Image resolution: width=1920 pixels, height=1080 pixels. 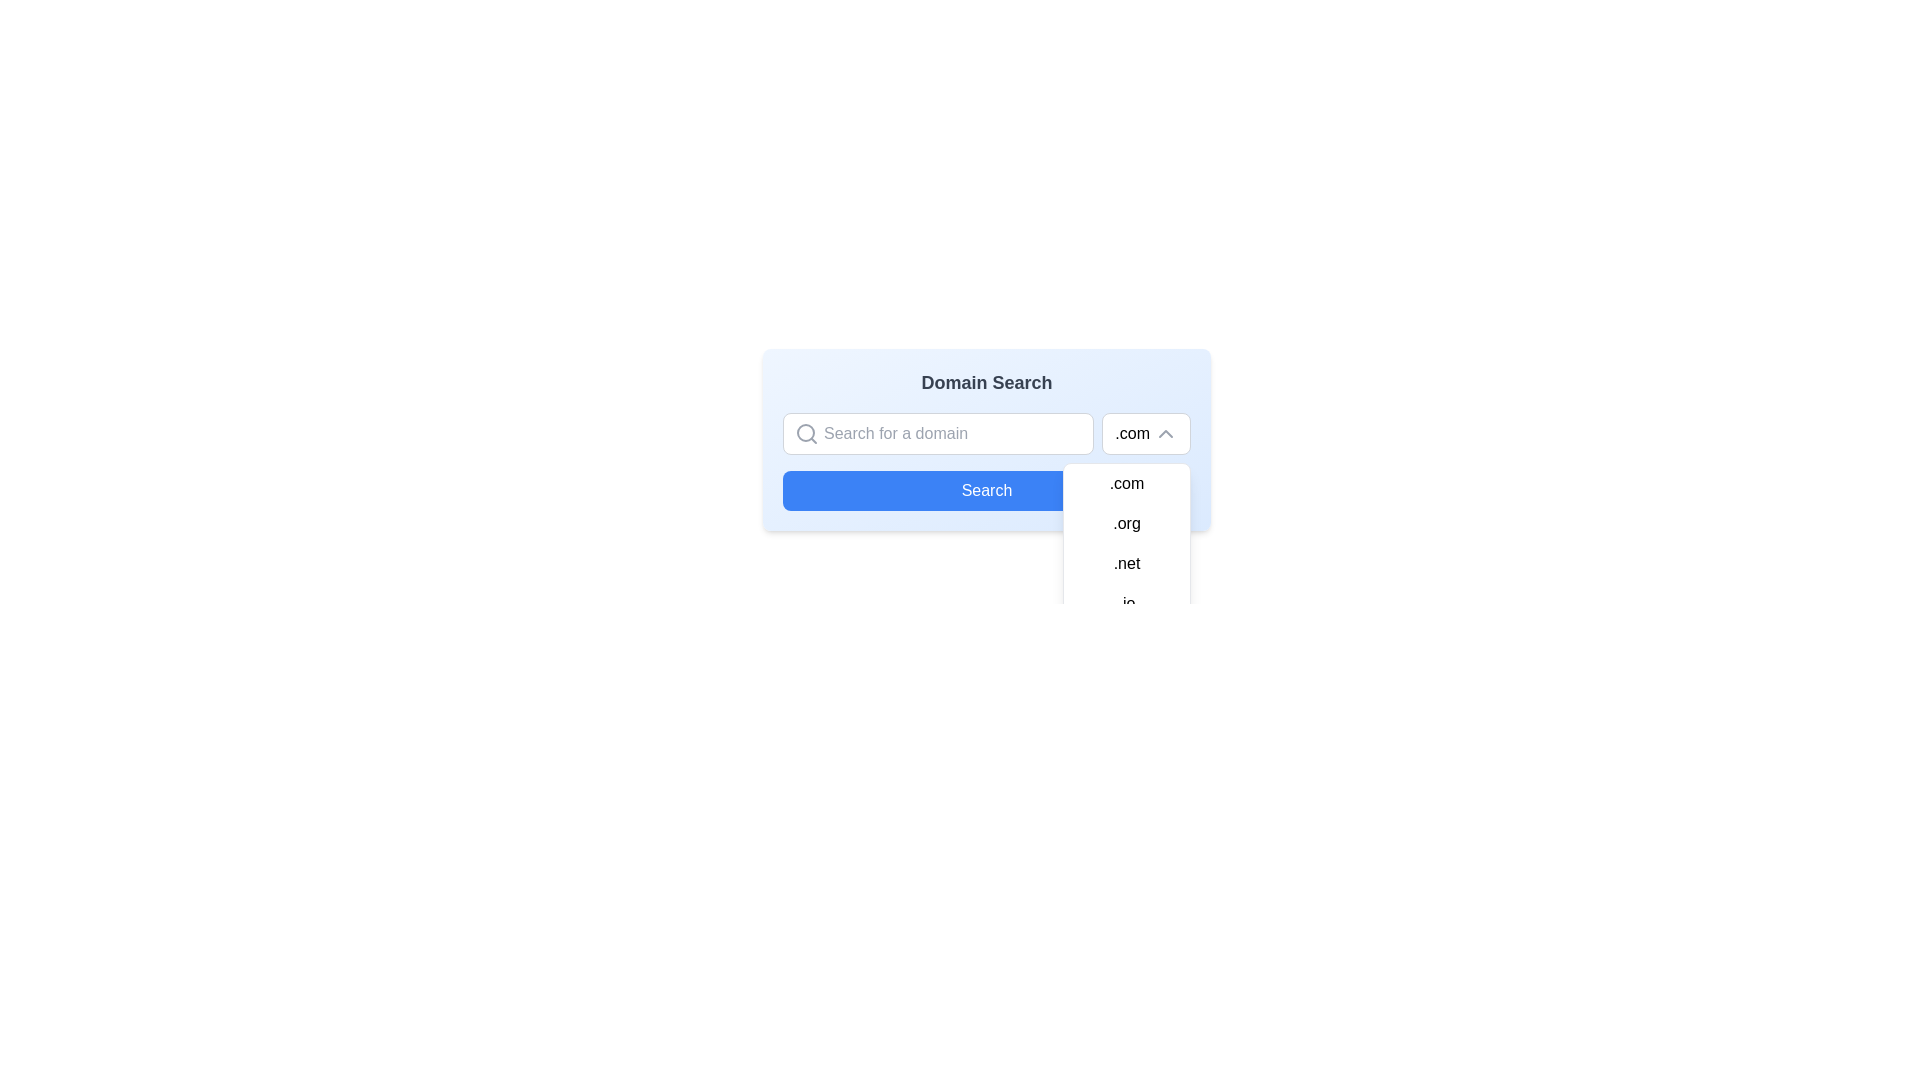 What do you see at coordinates (987, 382) in the screenshot?
I see `the Text Label that serves as a title for the domain search functionality, positioned above the domain entry box and search button` at bounding box center [987, 382].